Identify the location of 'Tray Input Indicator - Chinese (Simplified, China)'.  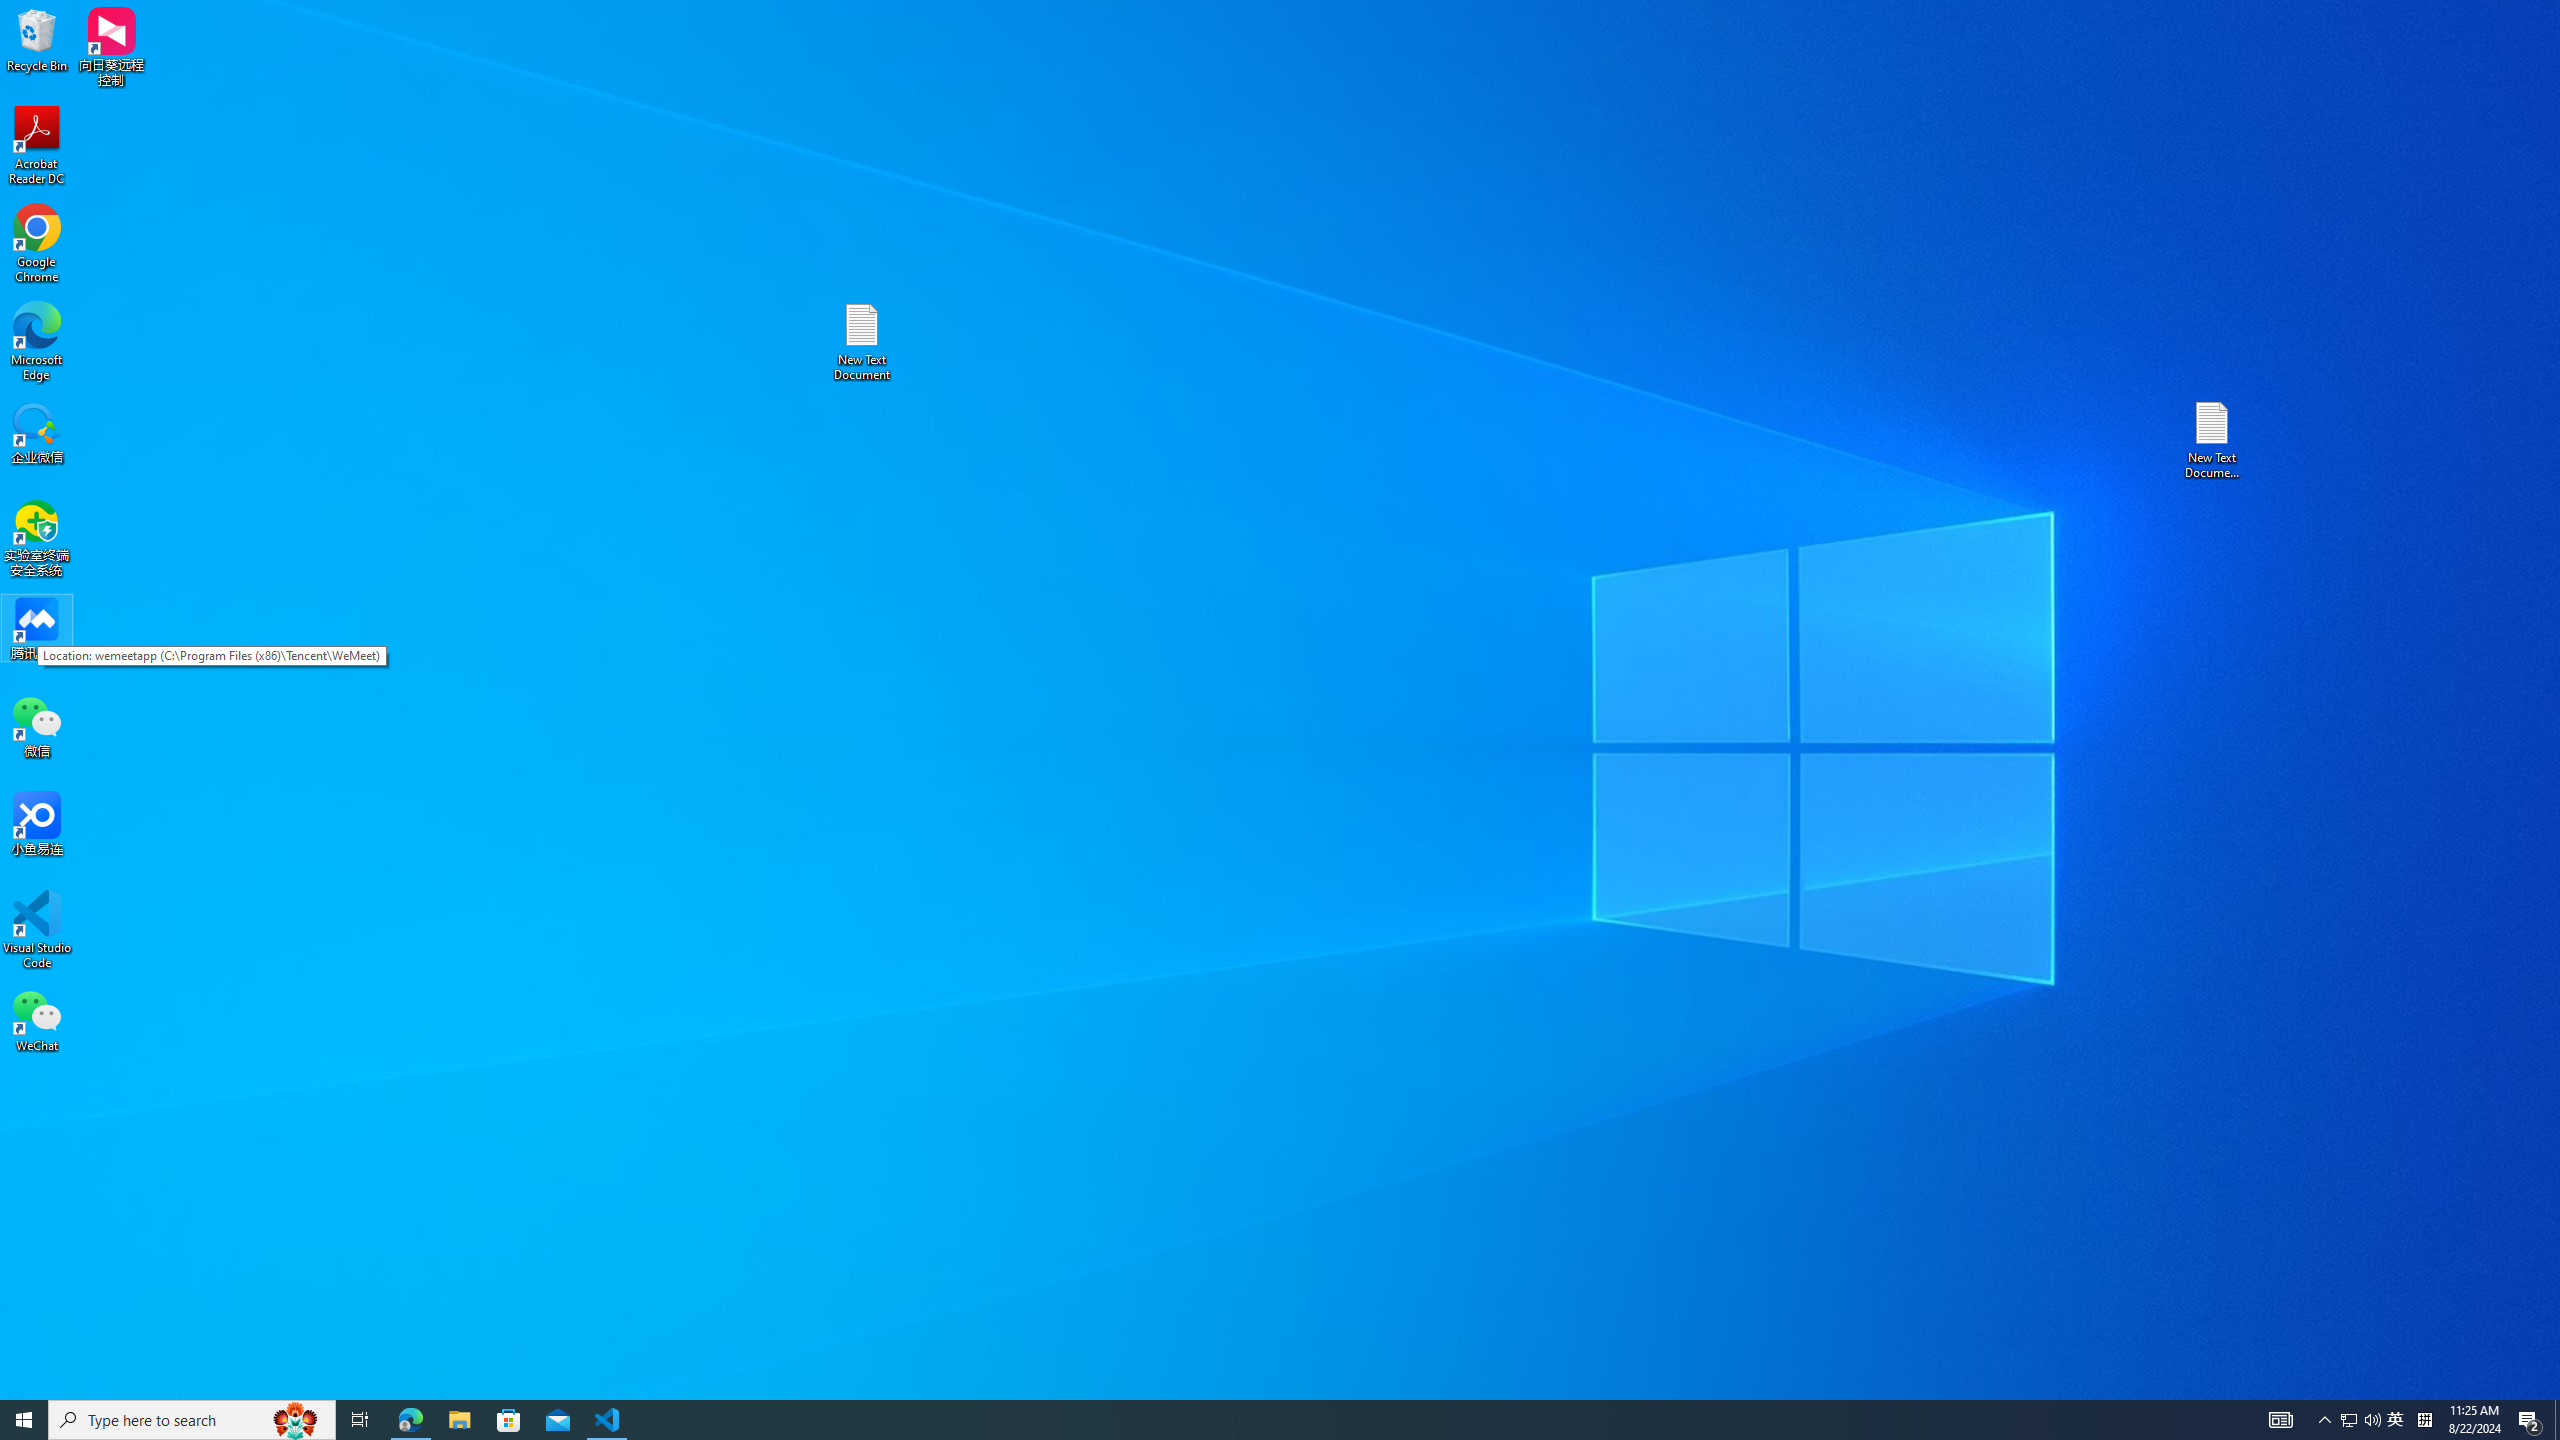
(2424, 1418).